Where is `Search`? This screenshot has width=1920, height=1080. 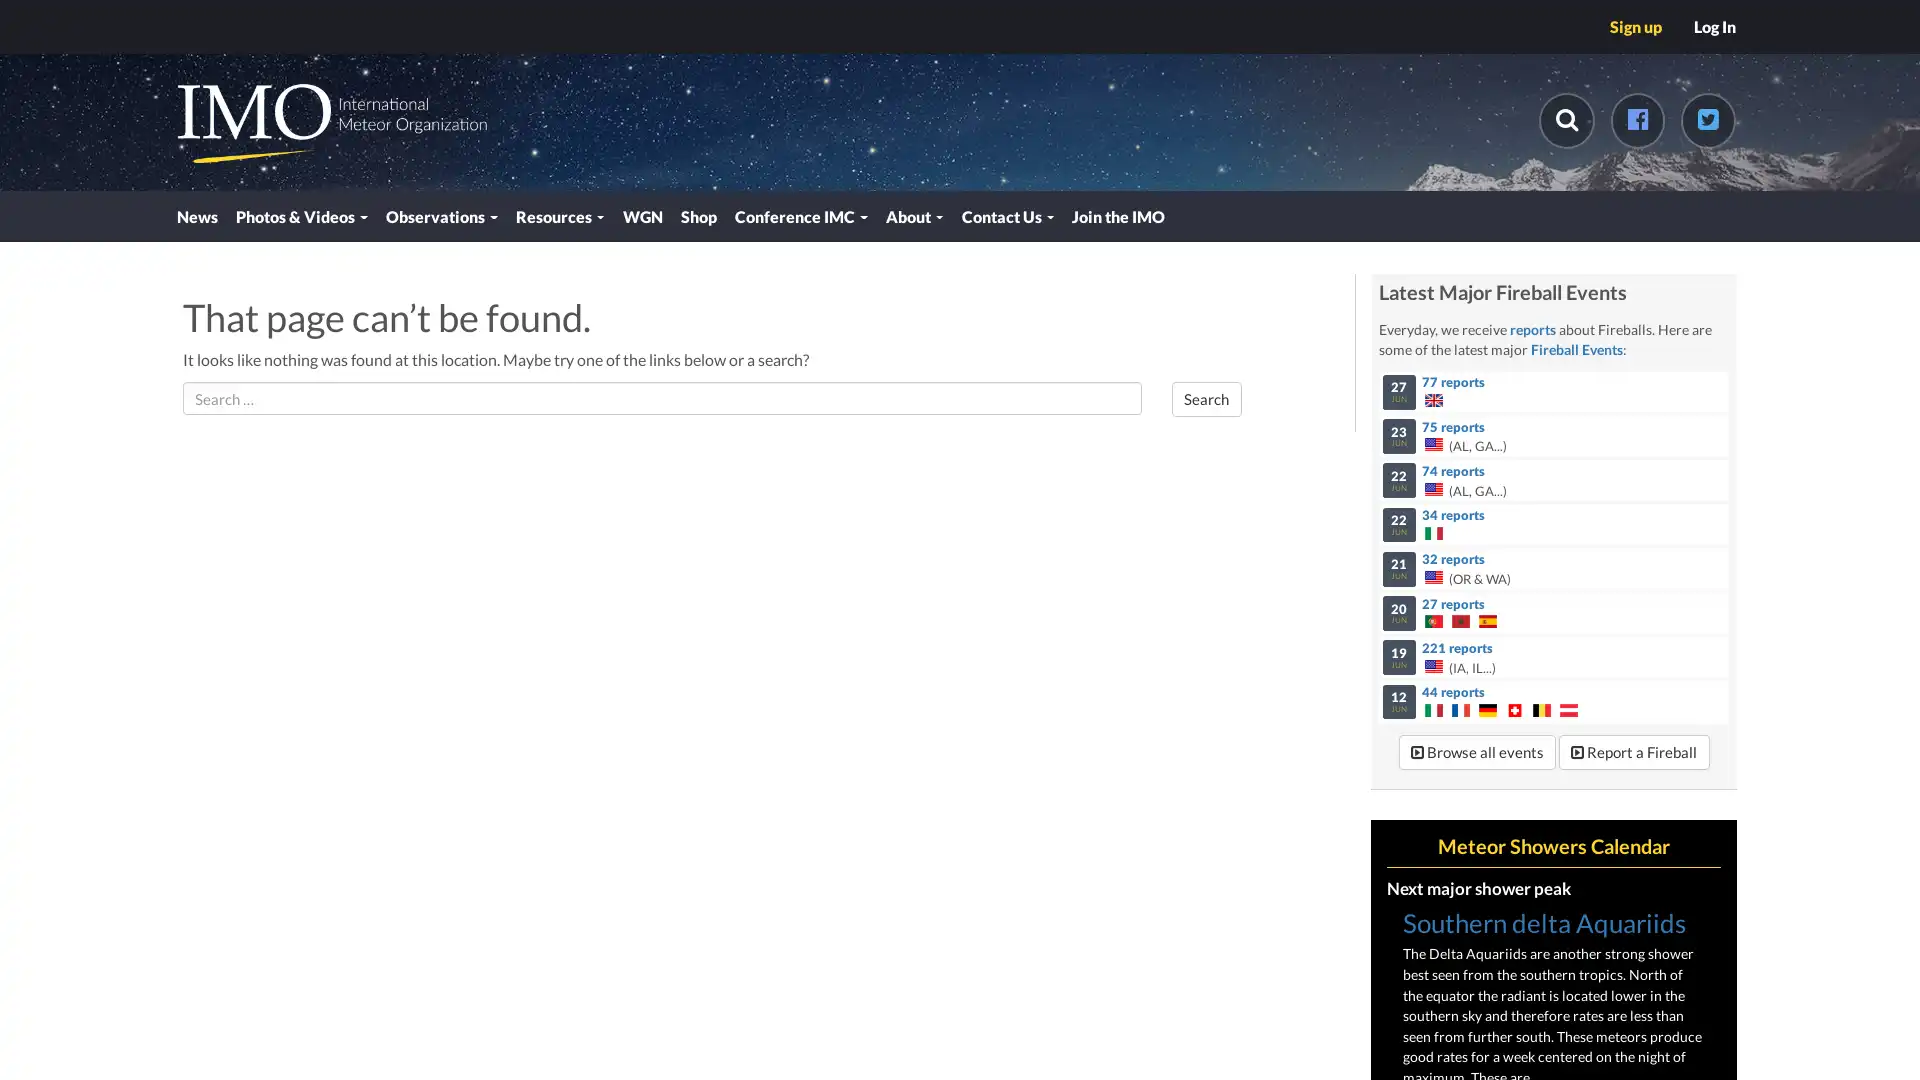
Search is located at coordinates (1205, 410).